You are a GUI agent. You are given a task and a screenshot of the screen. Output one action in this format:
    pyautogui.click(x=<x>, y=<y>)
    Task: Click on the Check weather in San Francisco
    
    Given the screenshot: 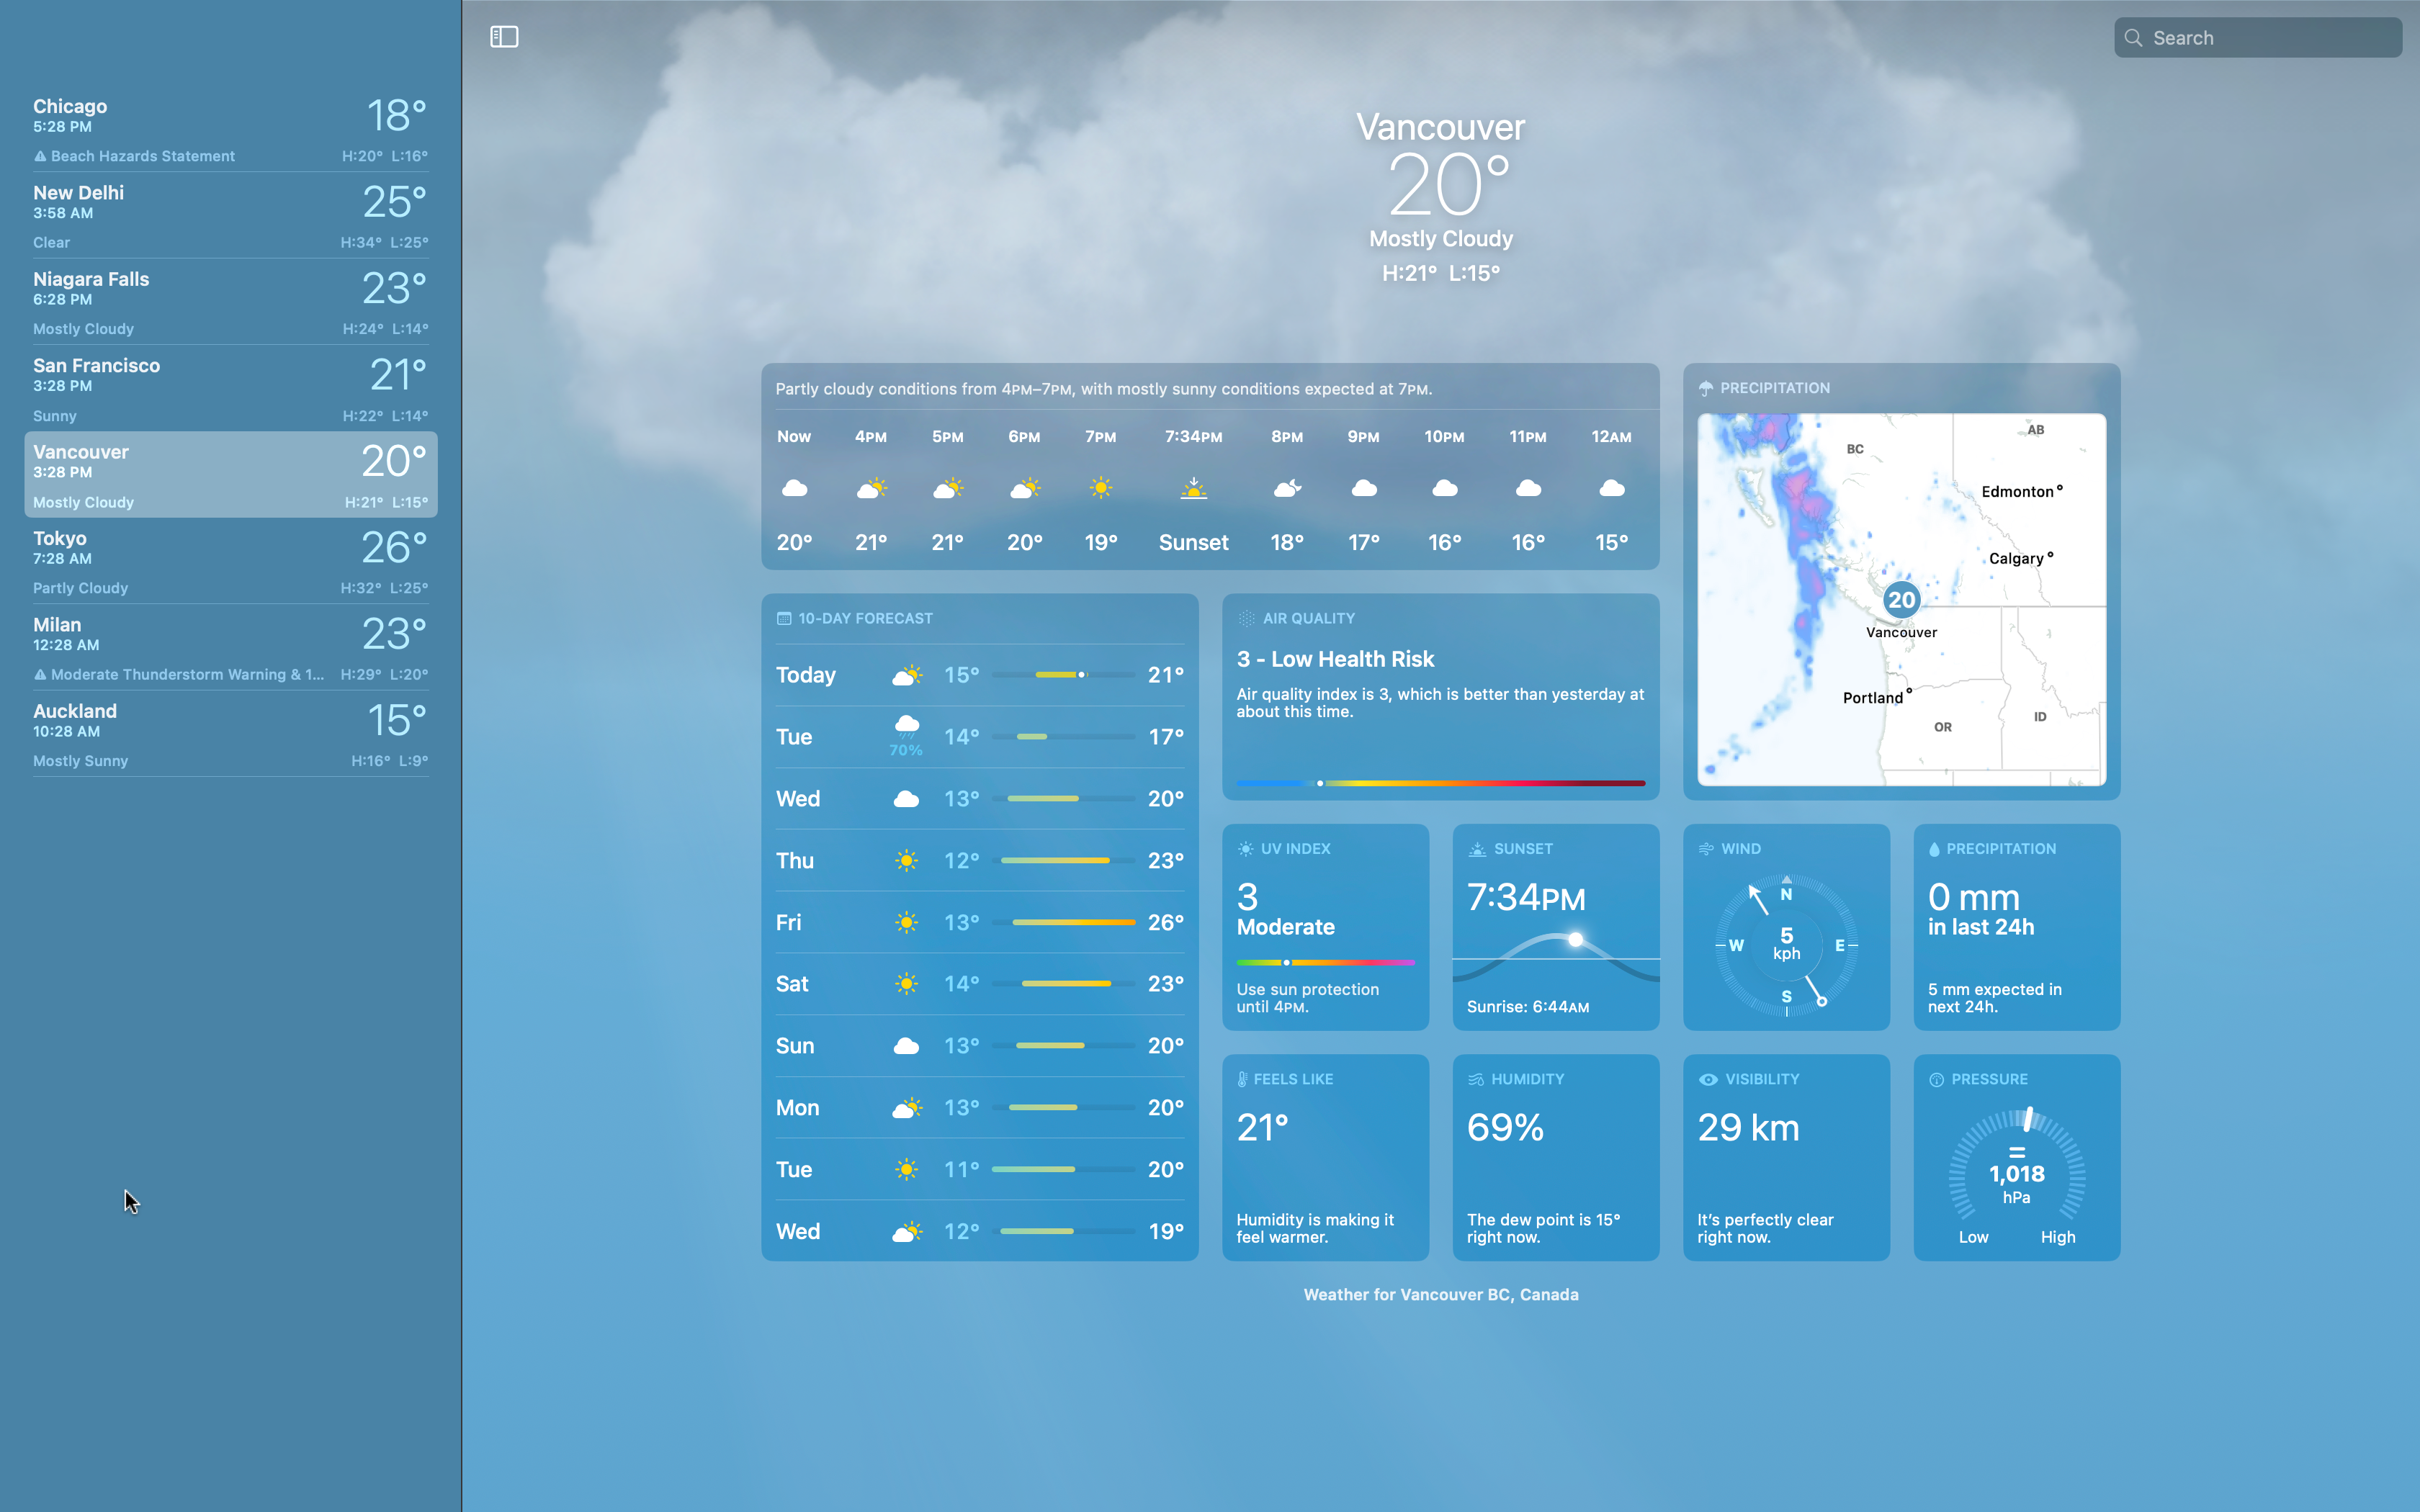 What is the action you would take?
    pyautogui.click(x=226, y=382)
    